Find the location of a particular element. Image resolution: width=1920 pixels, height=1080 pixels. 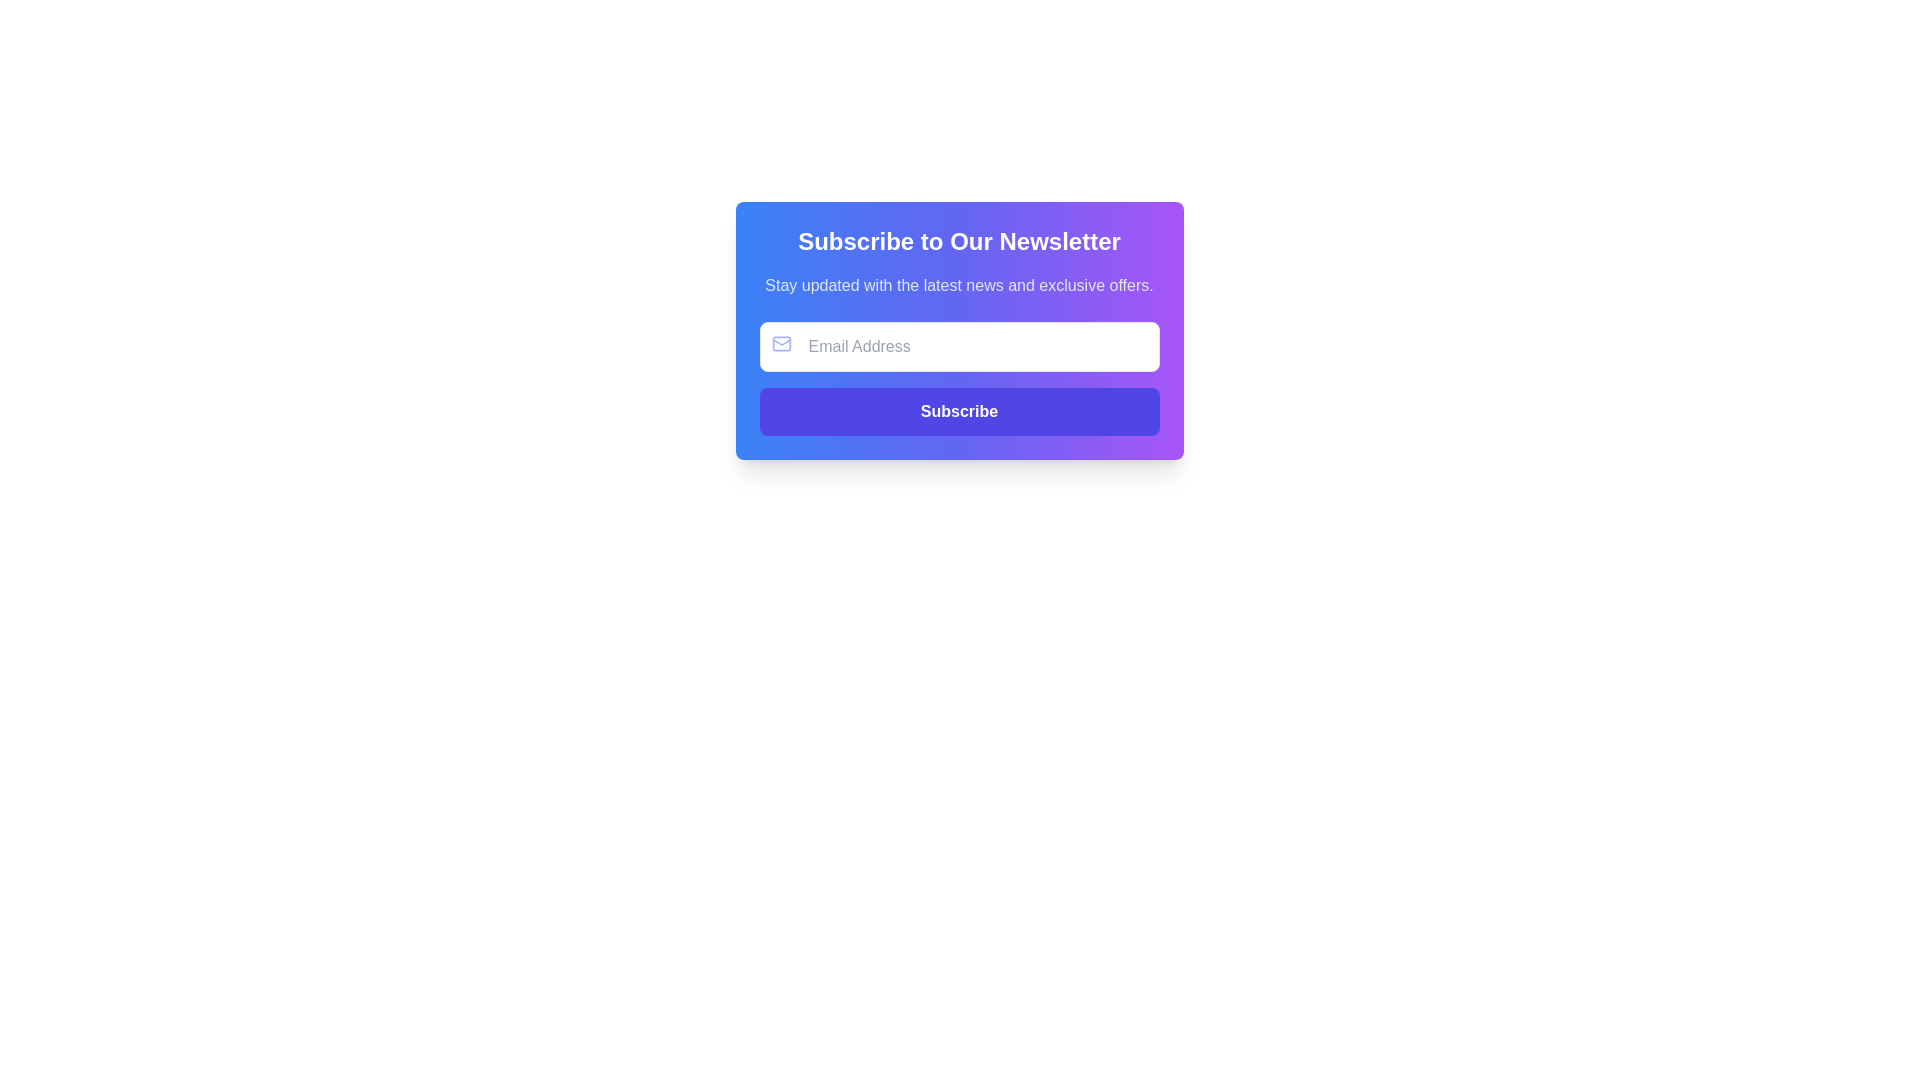

the light blue envelope icon representing an email, located at the top-left corner of the 'Email Address' input field in the signup form is located at coordinates (780, 342).